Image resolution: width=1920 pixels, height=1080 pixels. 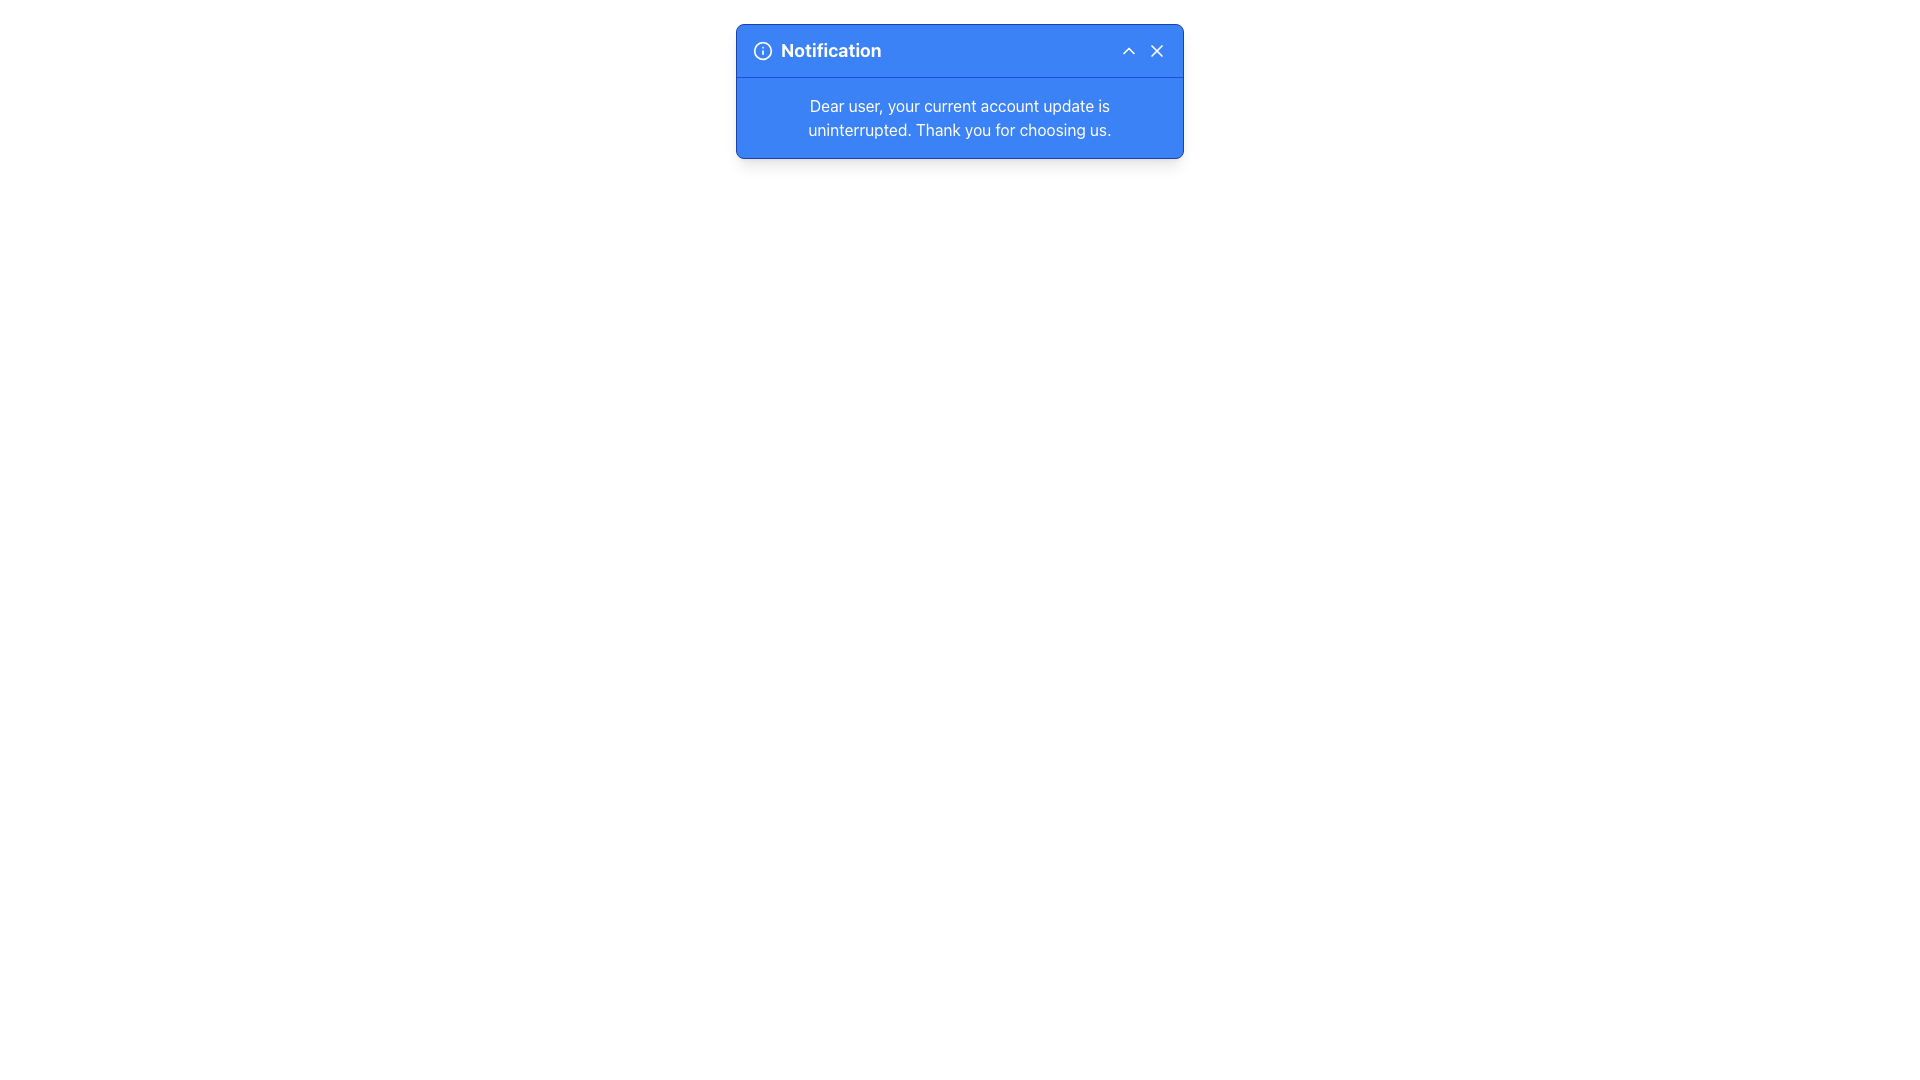 I want to click on the graphical element representing the information icon, which is located at the upper-left corner of the blue notification box beside the title 'Notification', so click(x=762, y=49).